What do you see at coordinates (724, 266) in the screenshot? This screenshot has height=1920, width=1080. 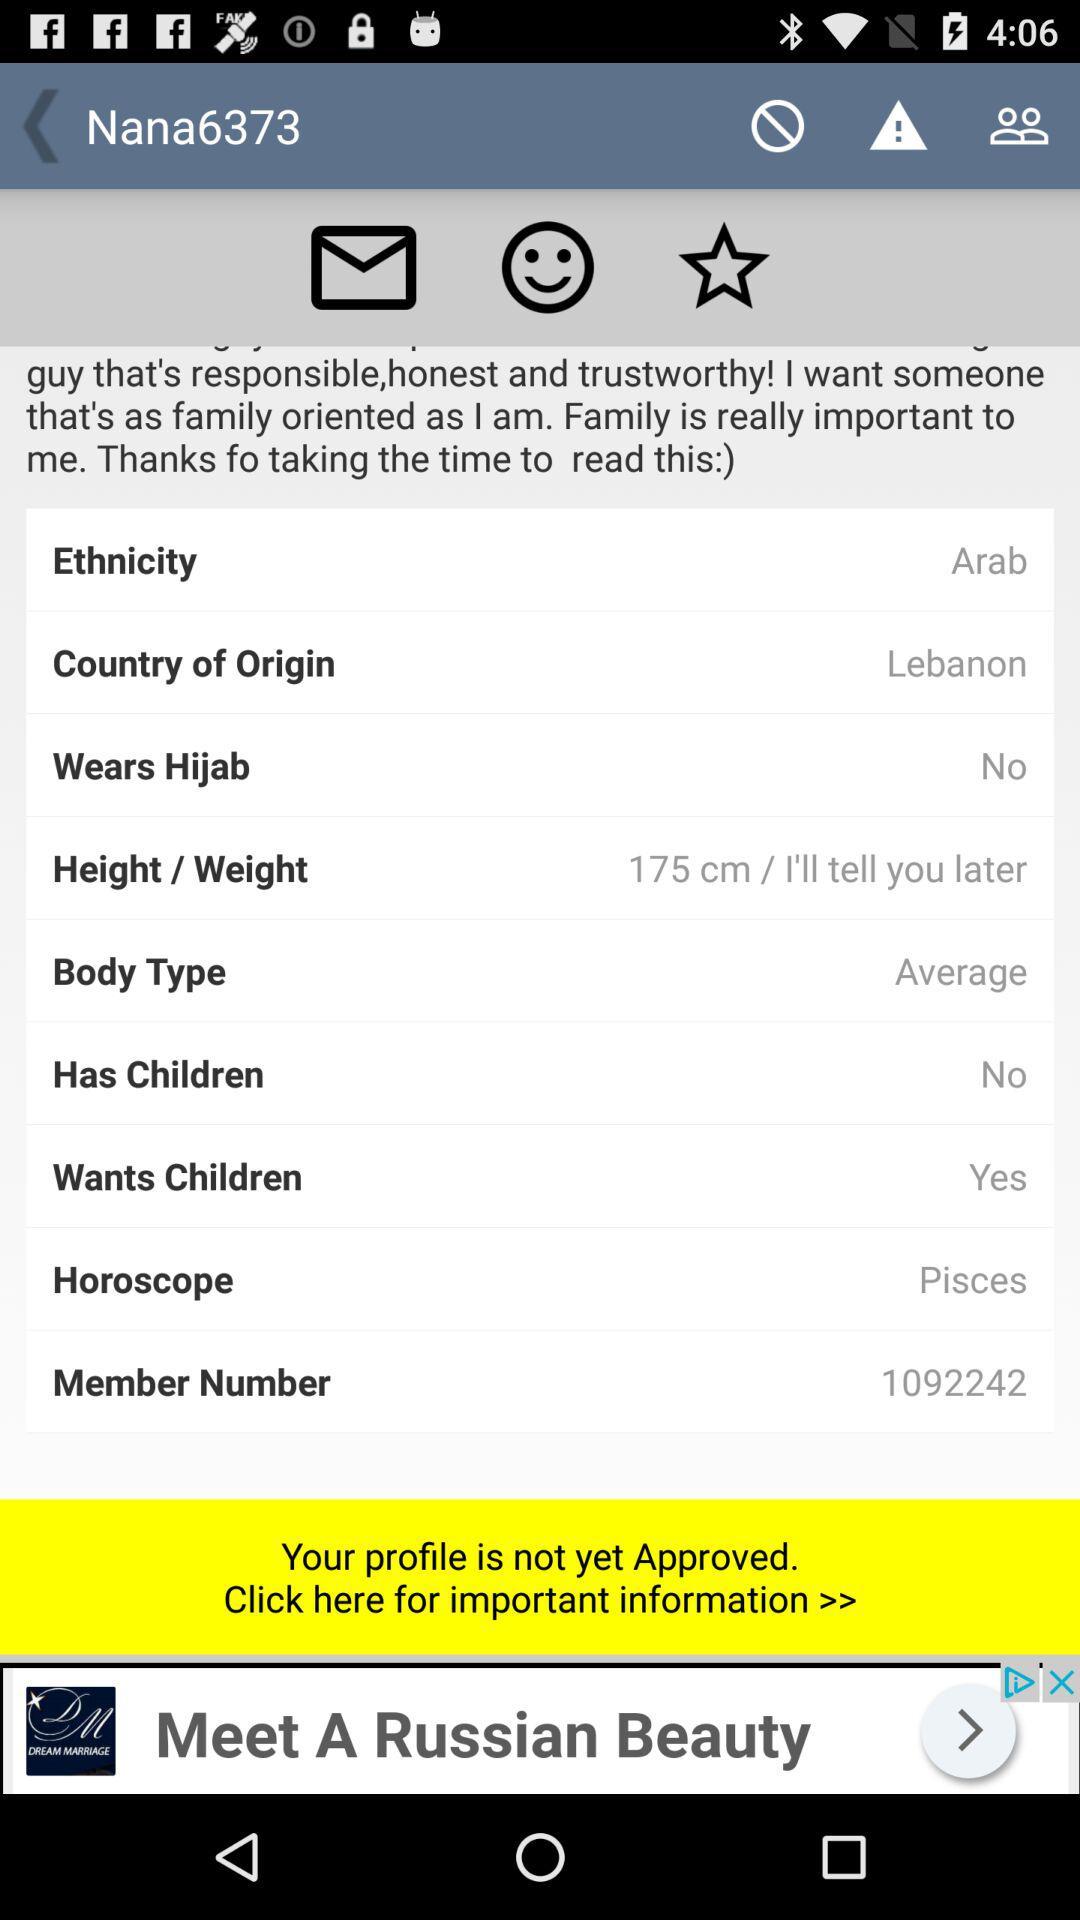 I see `set as favorite` at bounding box center [724, 266].